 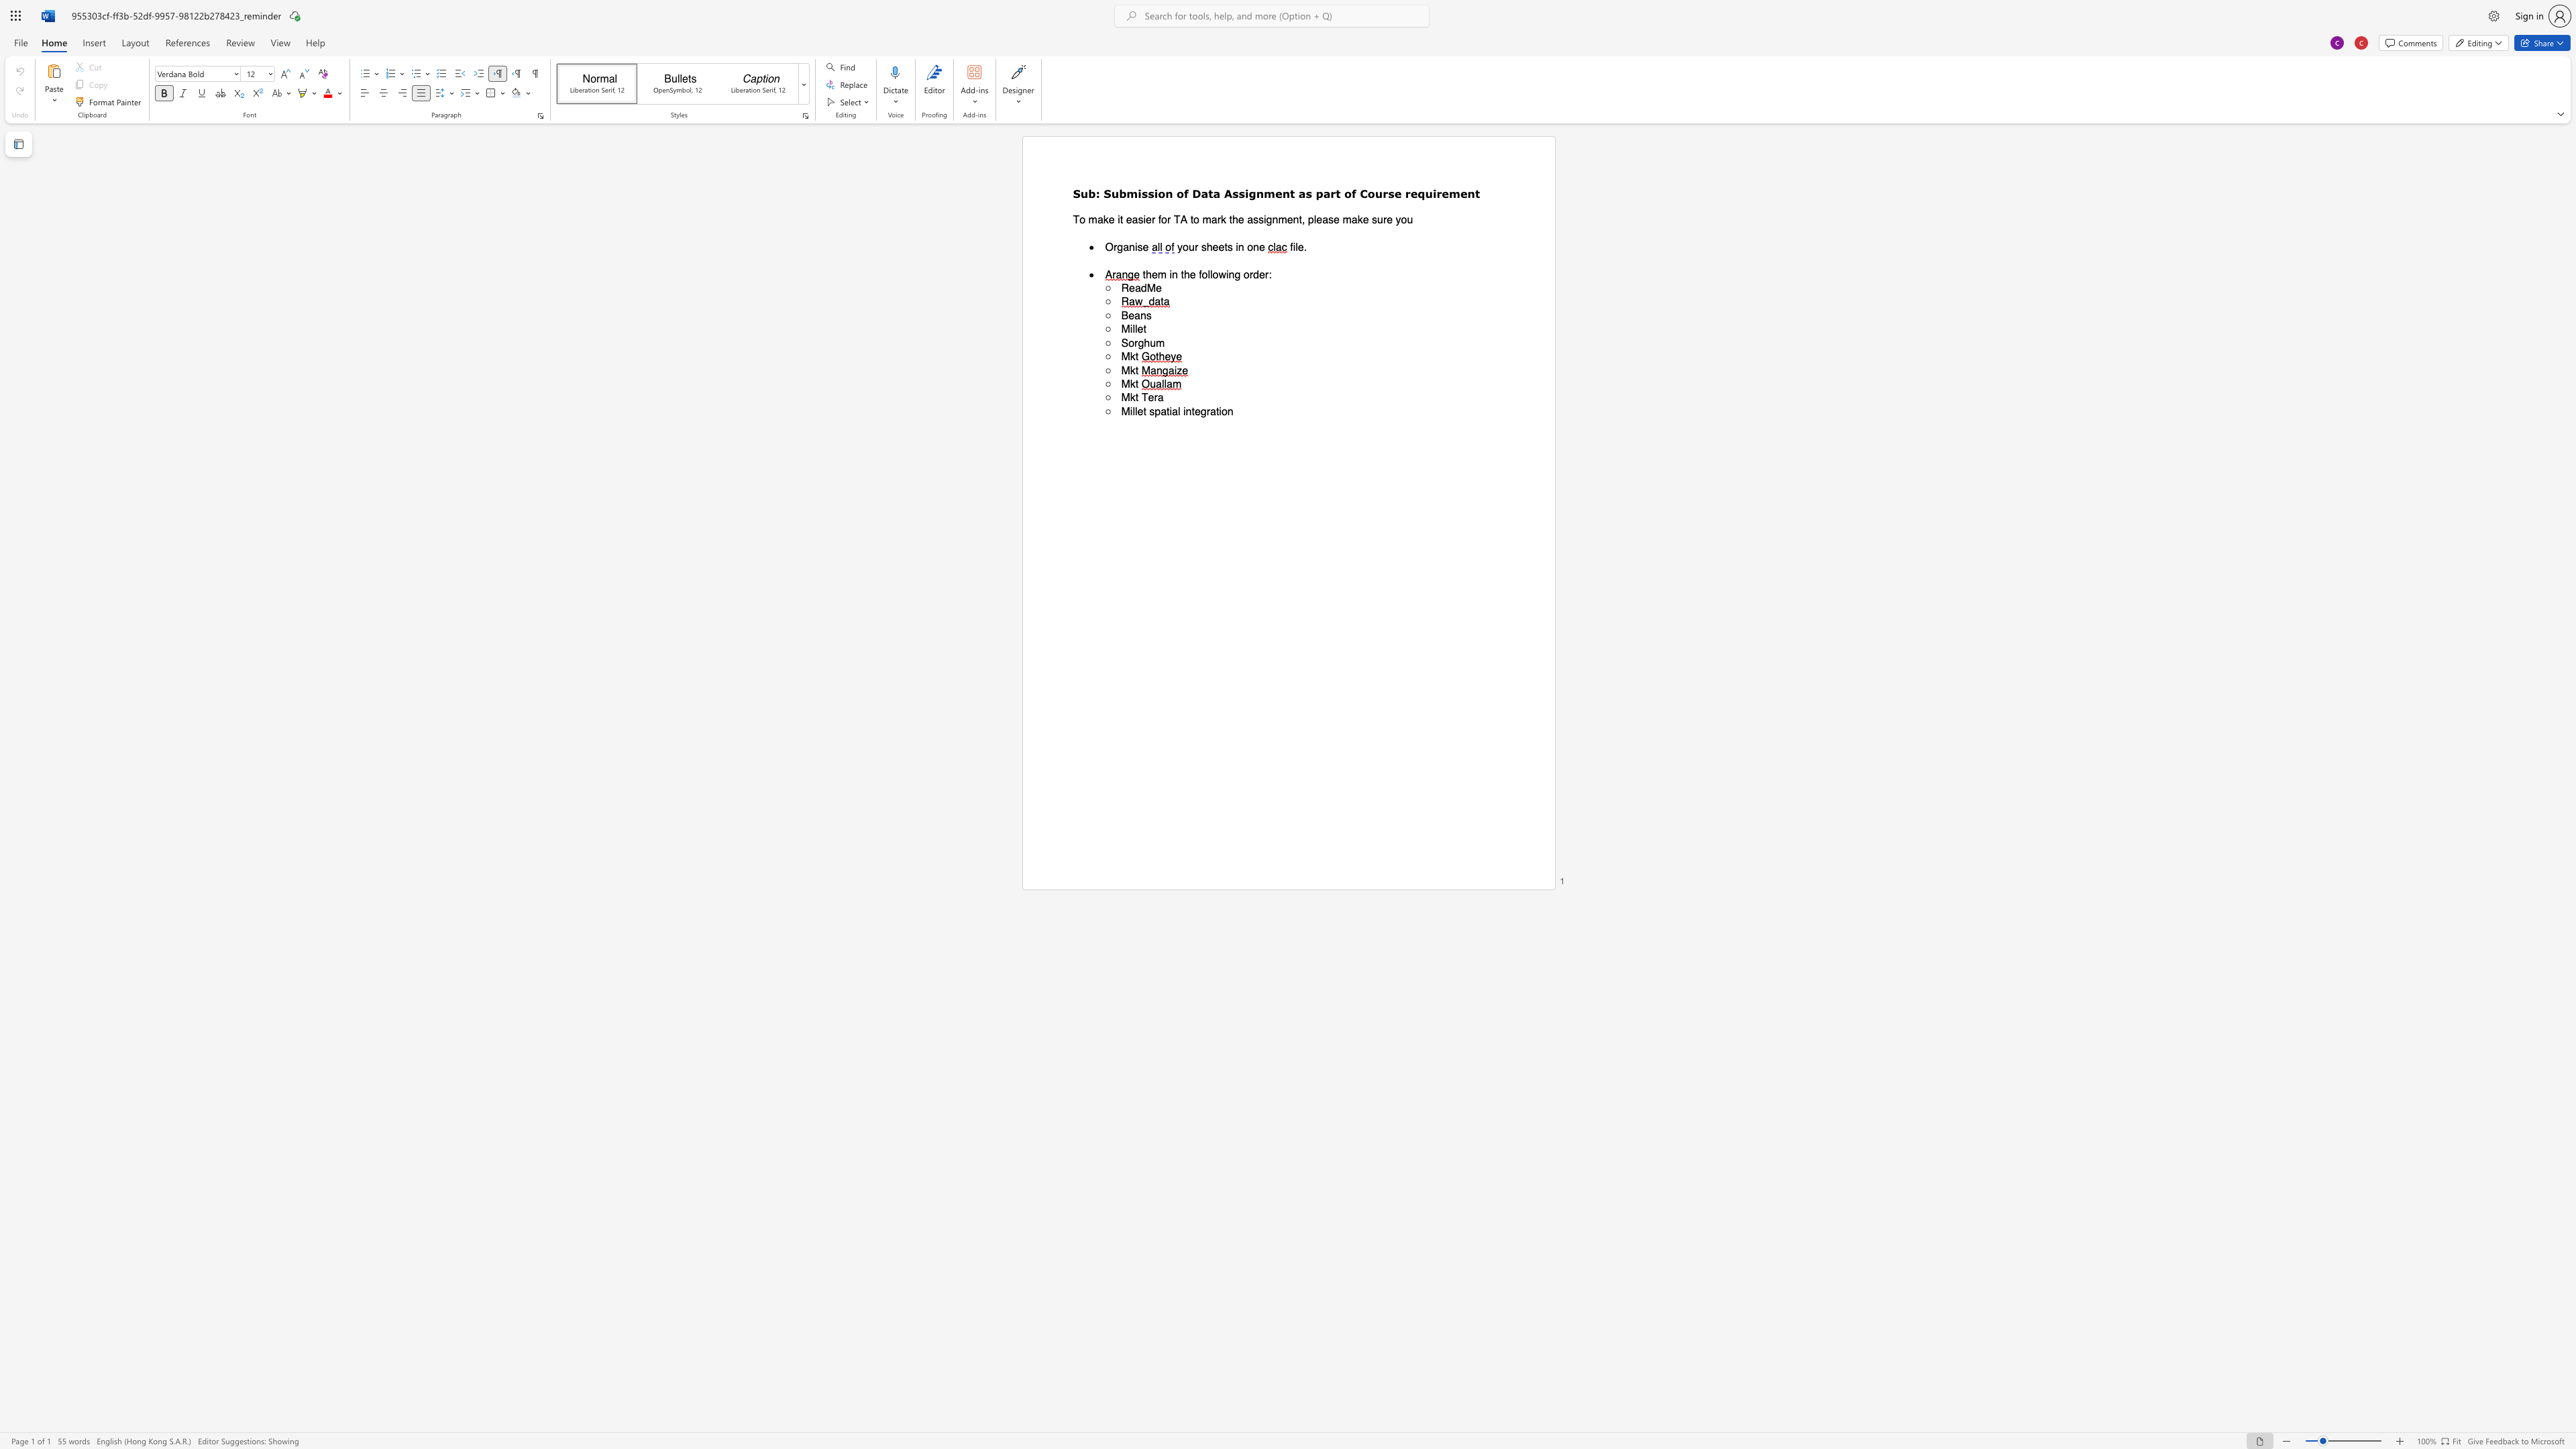 I want to click on the subset text "ts in o" within the text "your sheets in one", so click(x=1224, y=246).